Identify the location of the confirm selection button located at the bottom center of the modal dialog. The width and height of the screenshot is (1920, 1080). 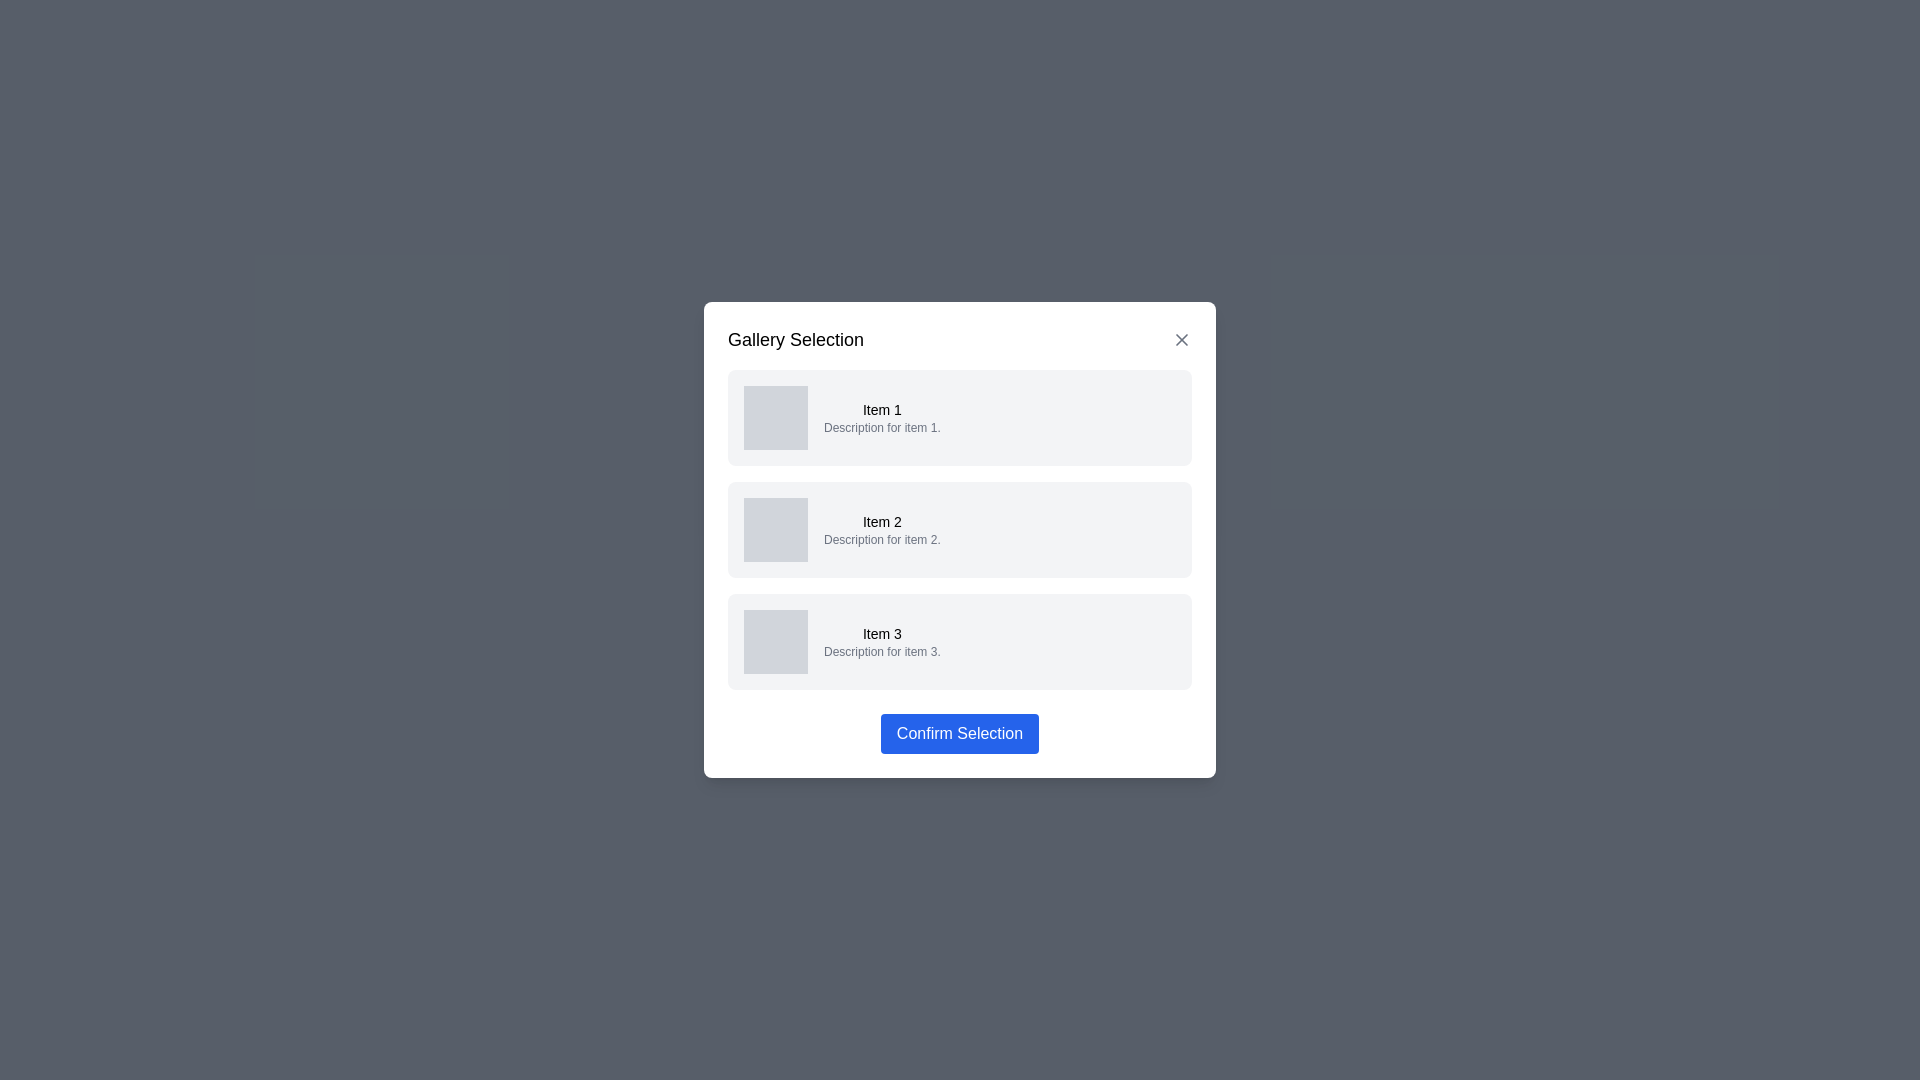
(960, 733).